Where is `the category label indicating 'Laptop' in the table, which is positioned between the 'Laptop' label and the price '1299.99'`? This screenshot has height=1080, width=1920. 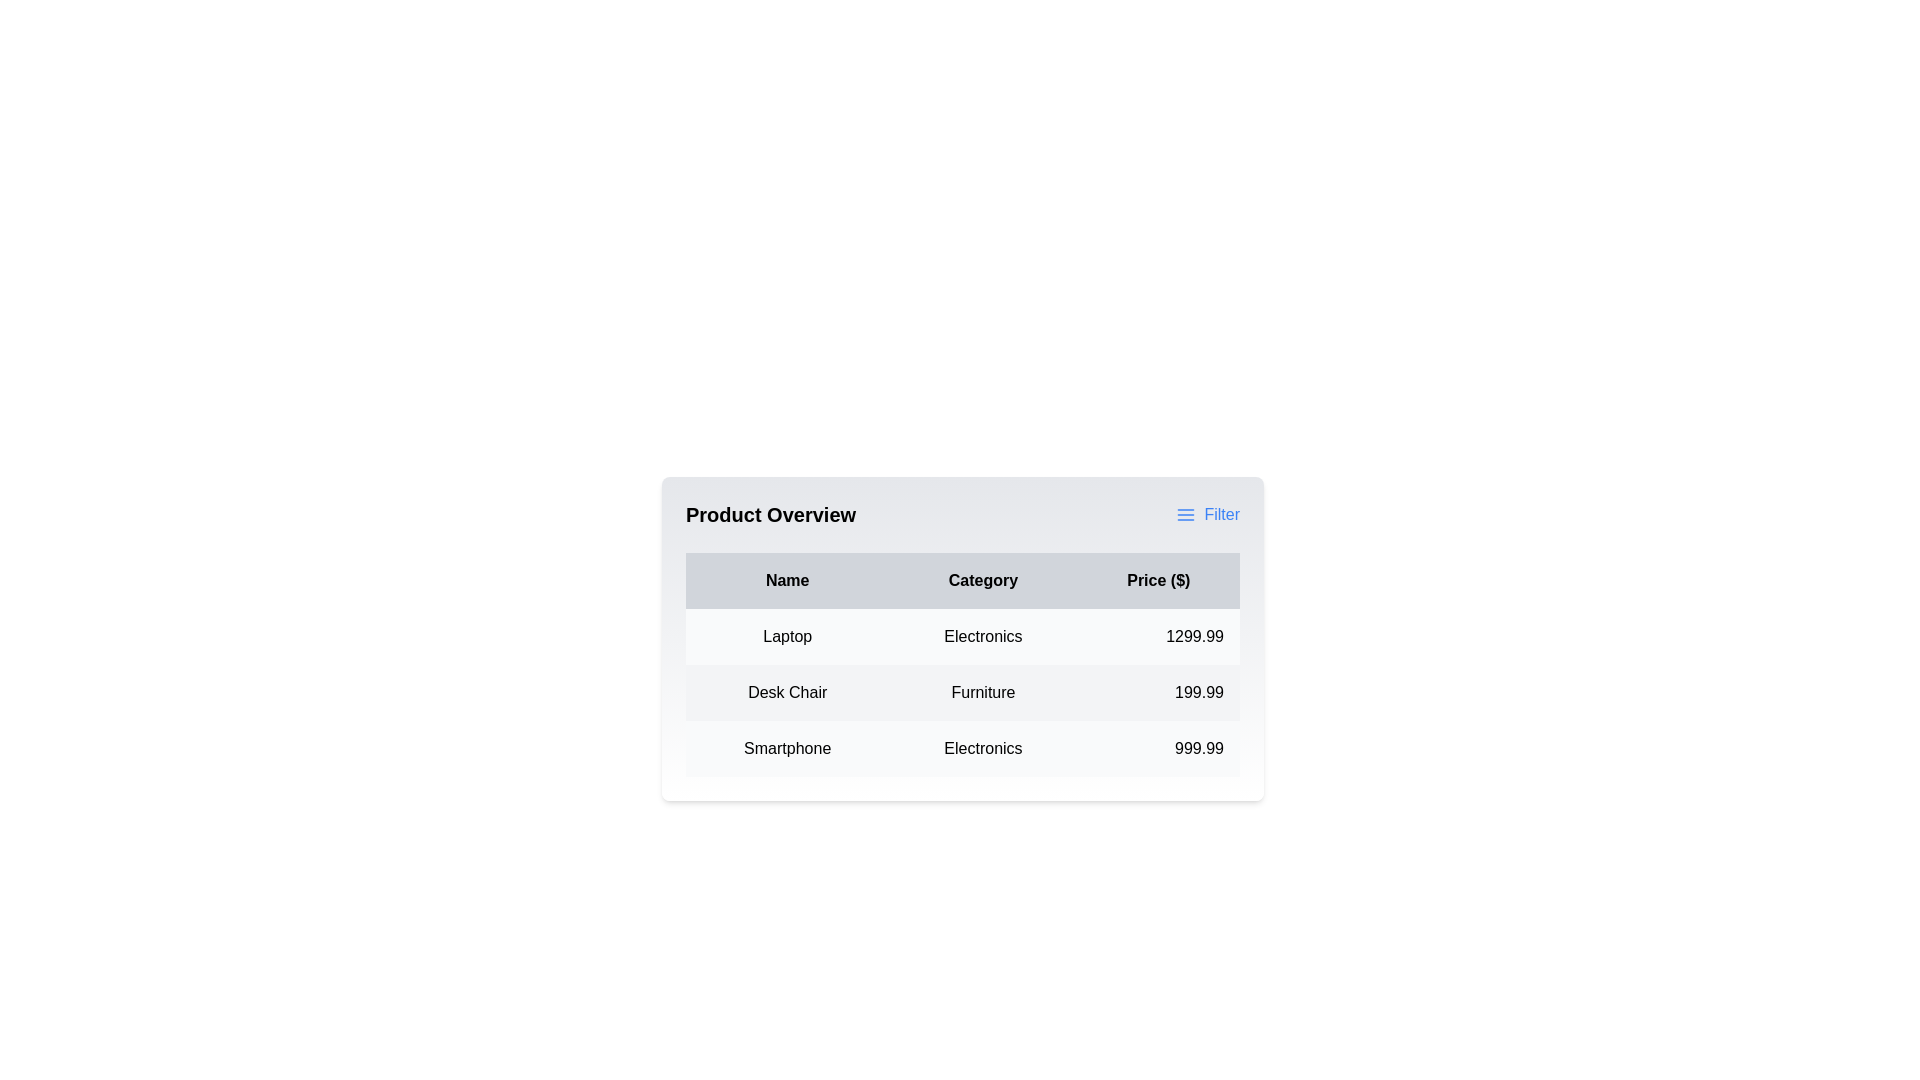
the category label indicating 'Laptop' in the table, which is positioned between the 'Laptop' label and the price '1299.99' is located at coordinates (983, 636).